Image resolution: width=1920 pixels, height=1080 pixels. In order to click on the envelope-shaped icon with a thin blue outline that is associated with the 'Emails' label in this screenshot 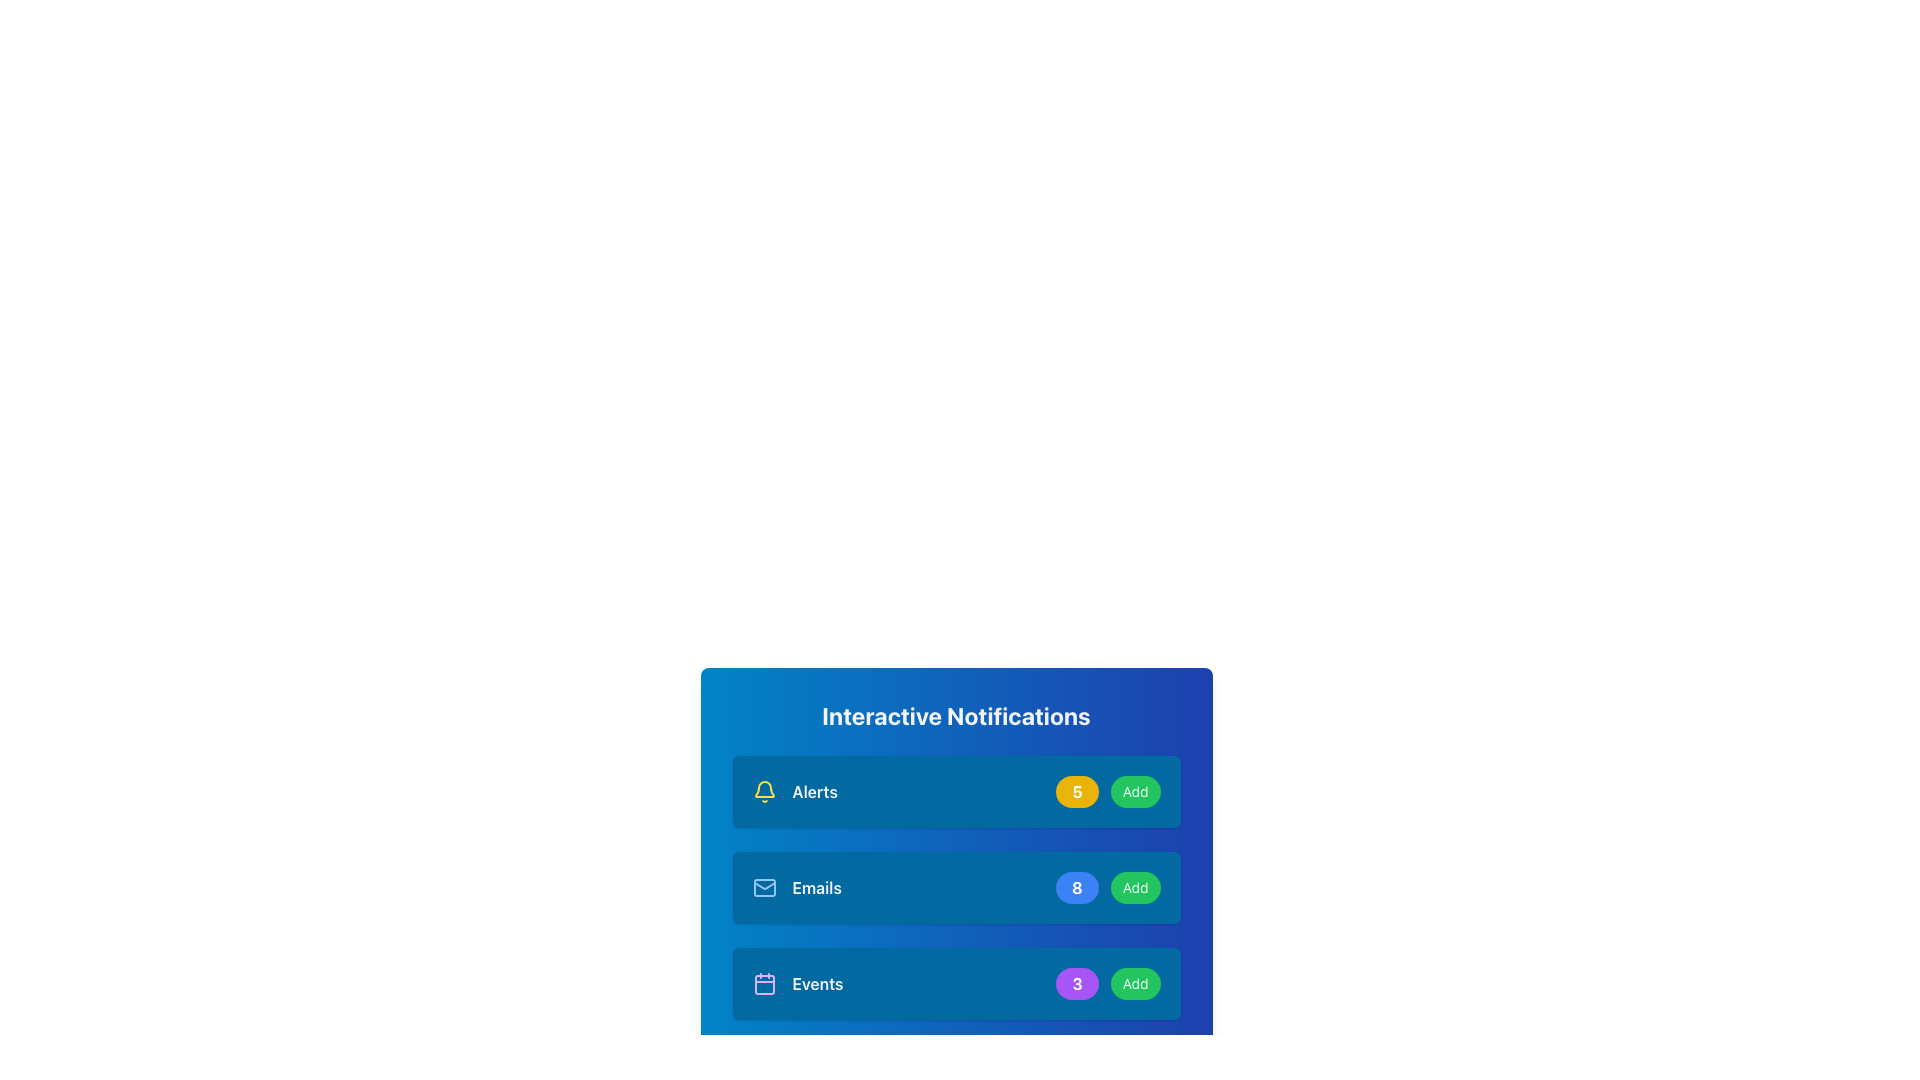, I will do `click(763, 886)`.